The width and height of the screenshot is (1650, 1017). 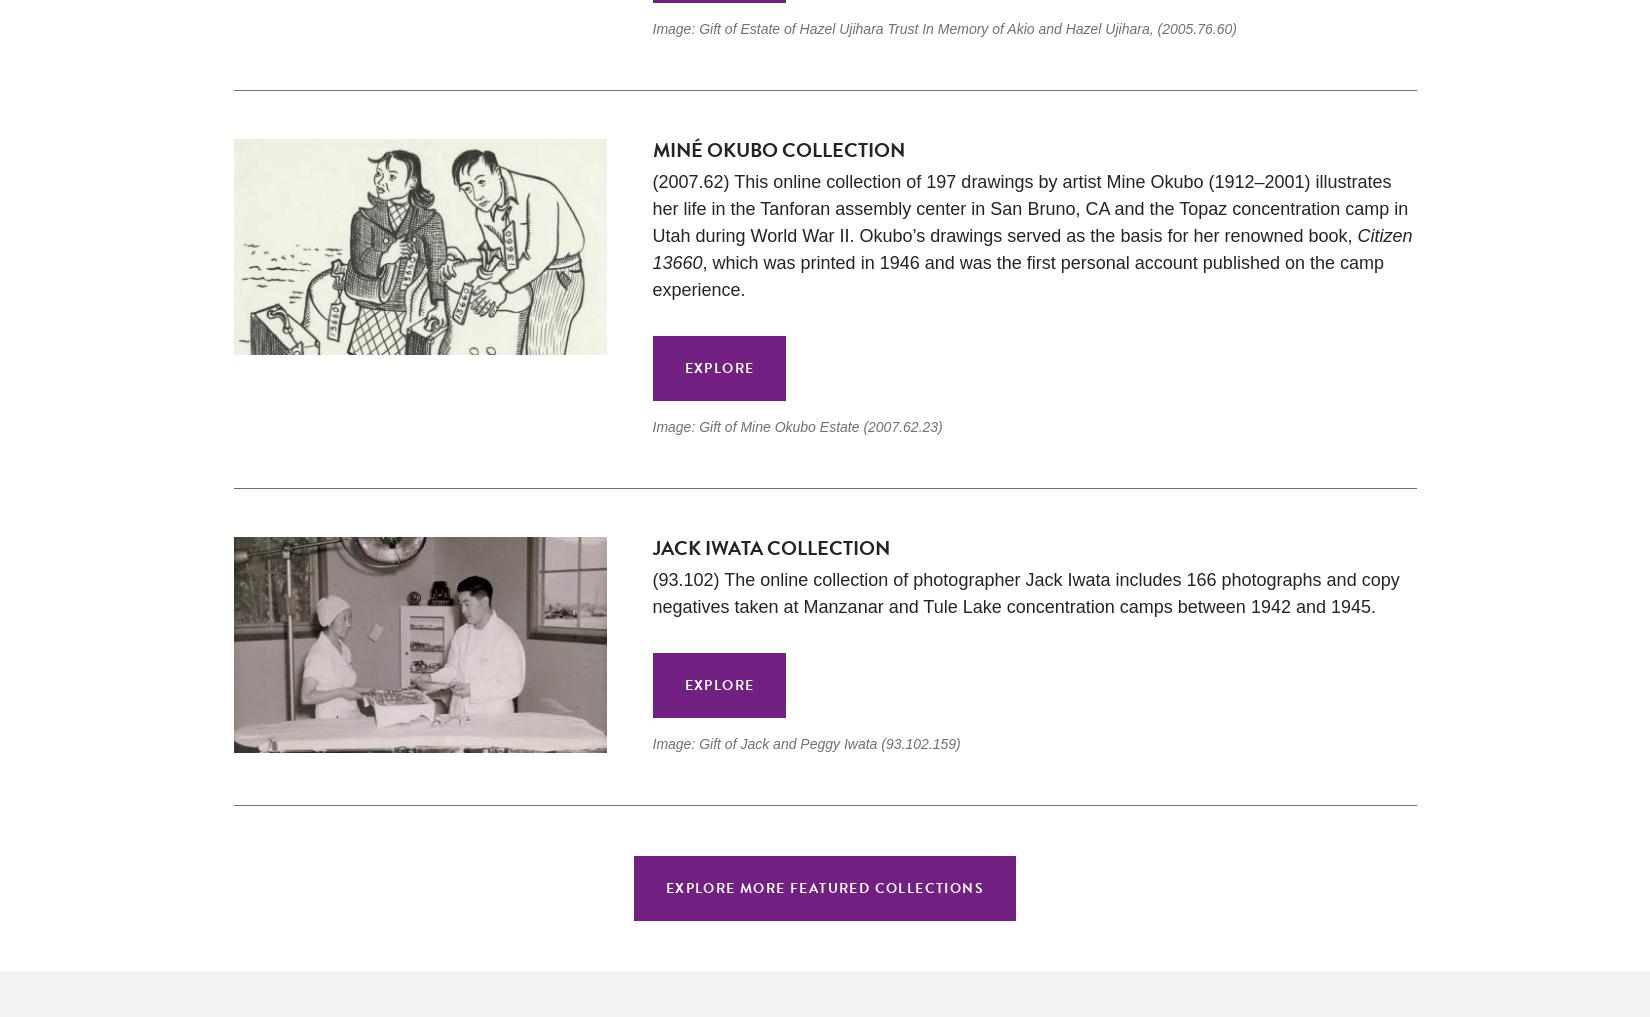 What do you see at coordinates (1032, 248) in the screenshot?
I see `'Citizen 13660'` at bounding box center [1032, 248].